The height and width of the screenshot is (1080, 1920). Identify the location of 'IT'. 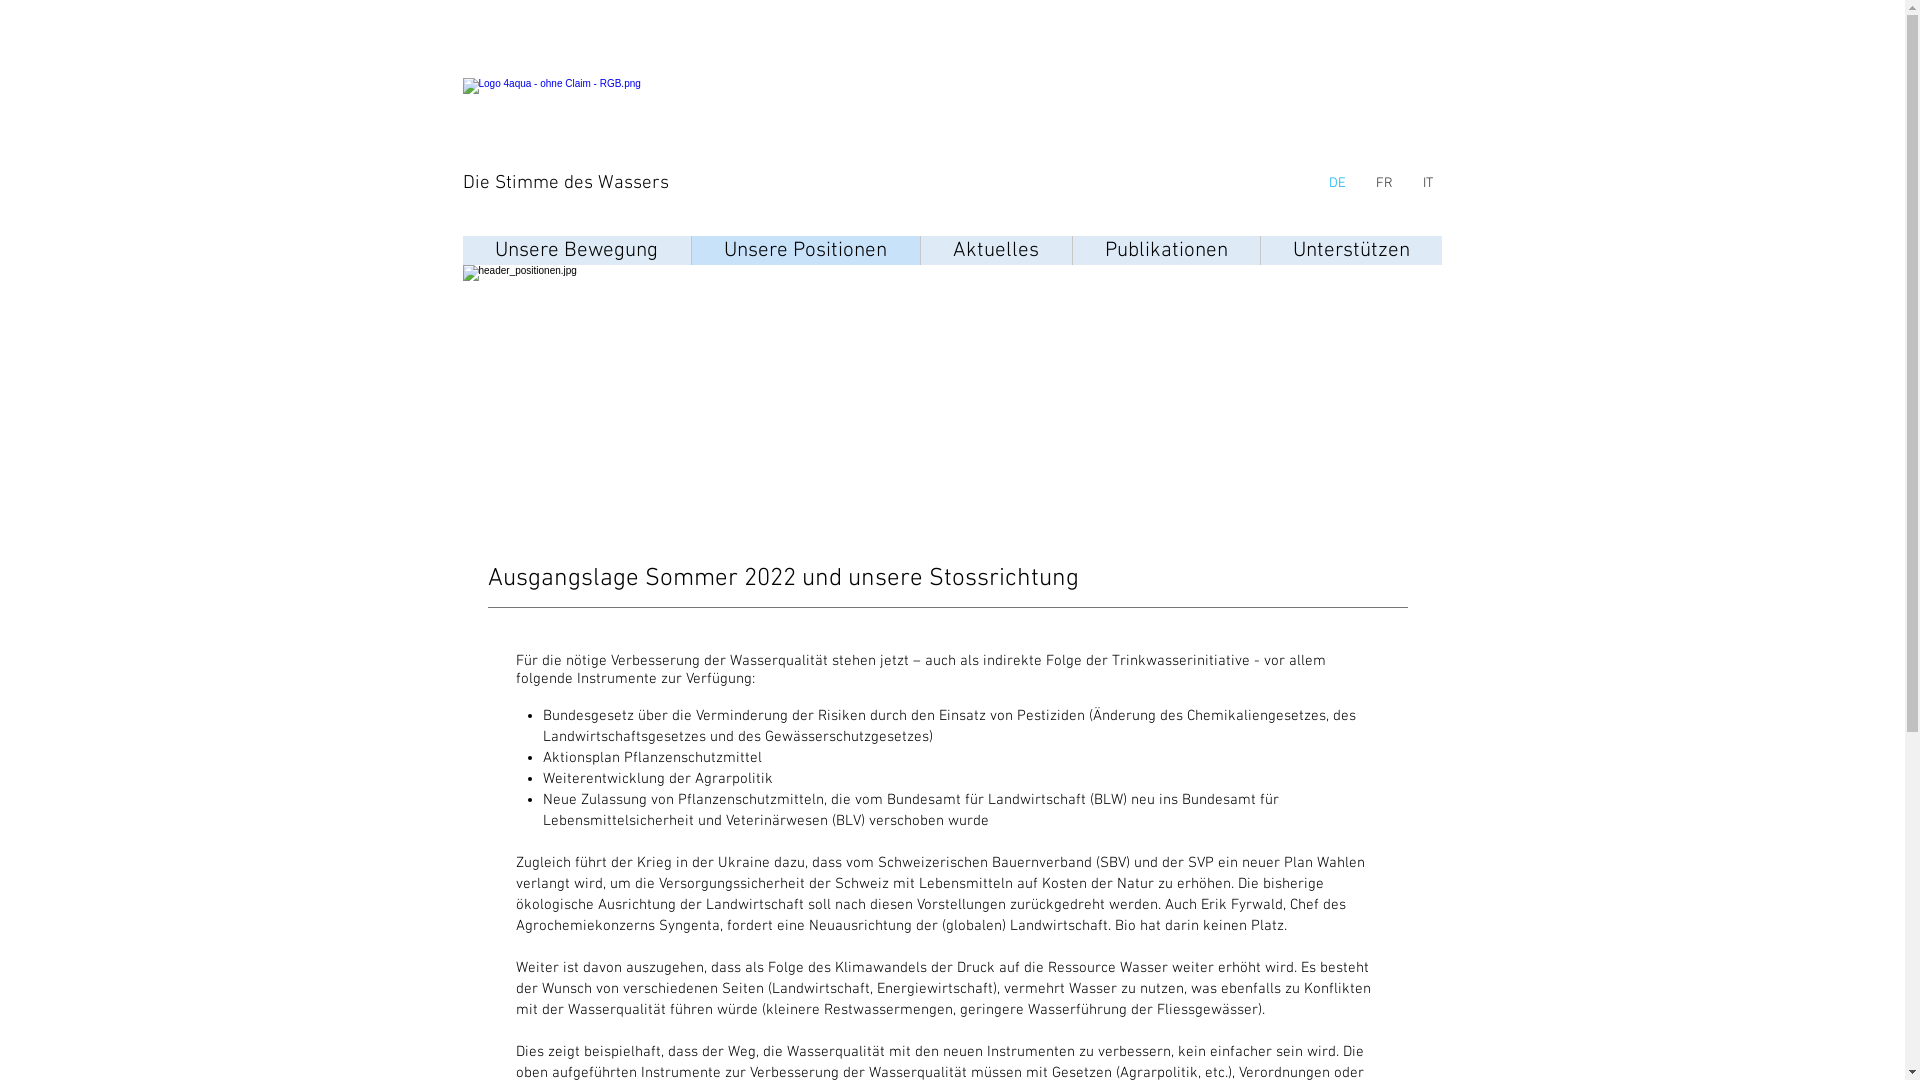
(1426, 184).